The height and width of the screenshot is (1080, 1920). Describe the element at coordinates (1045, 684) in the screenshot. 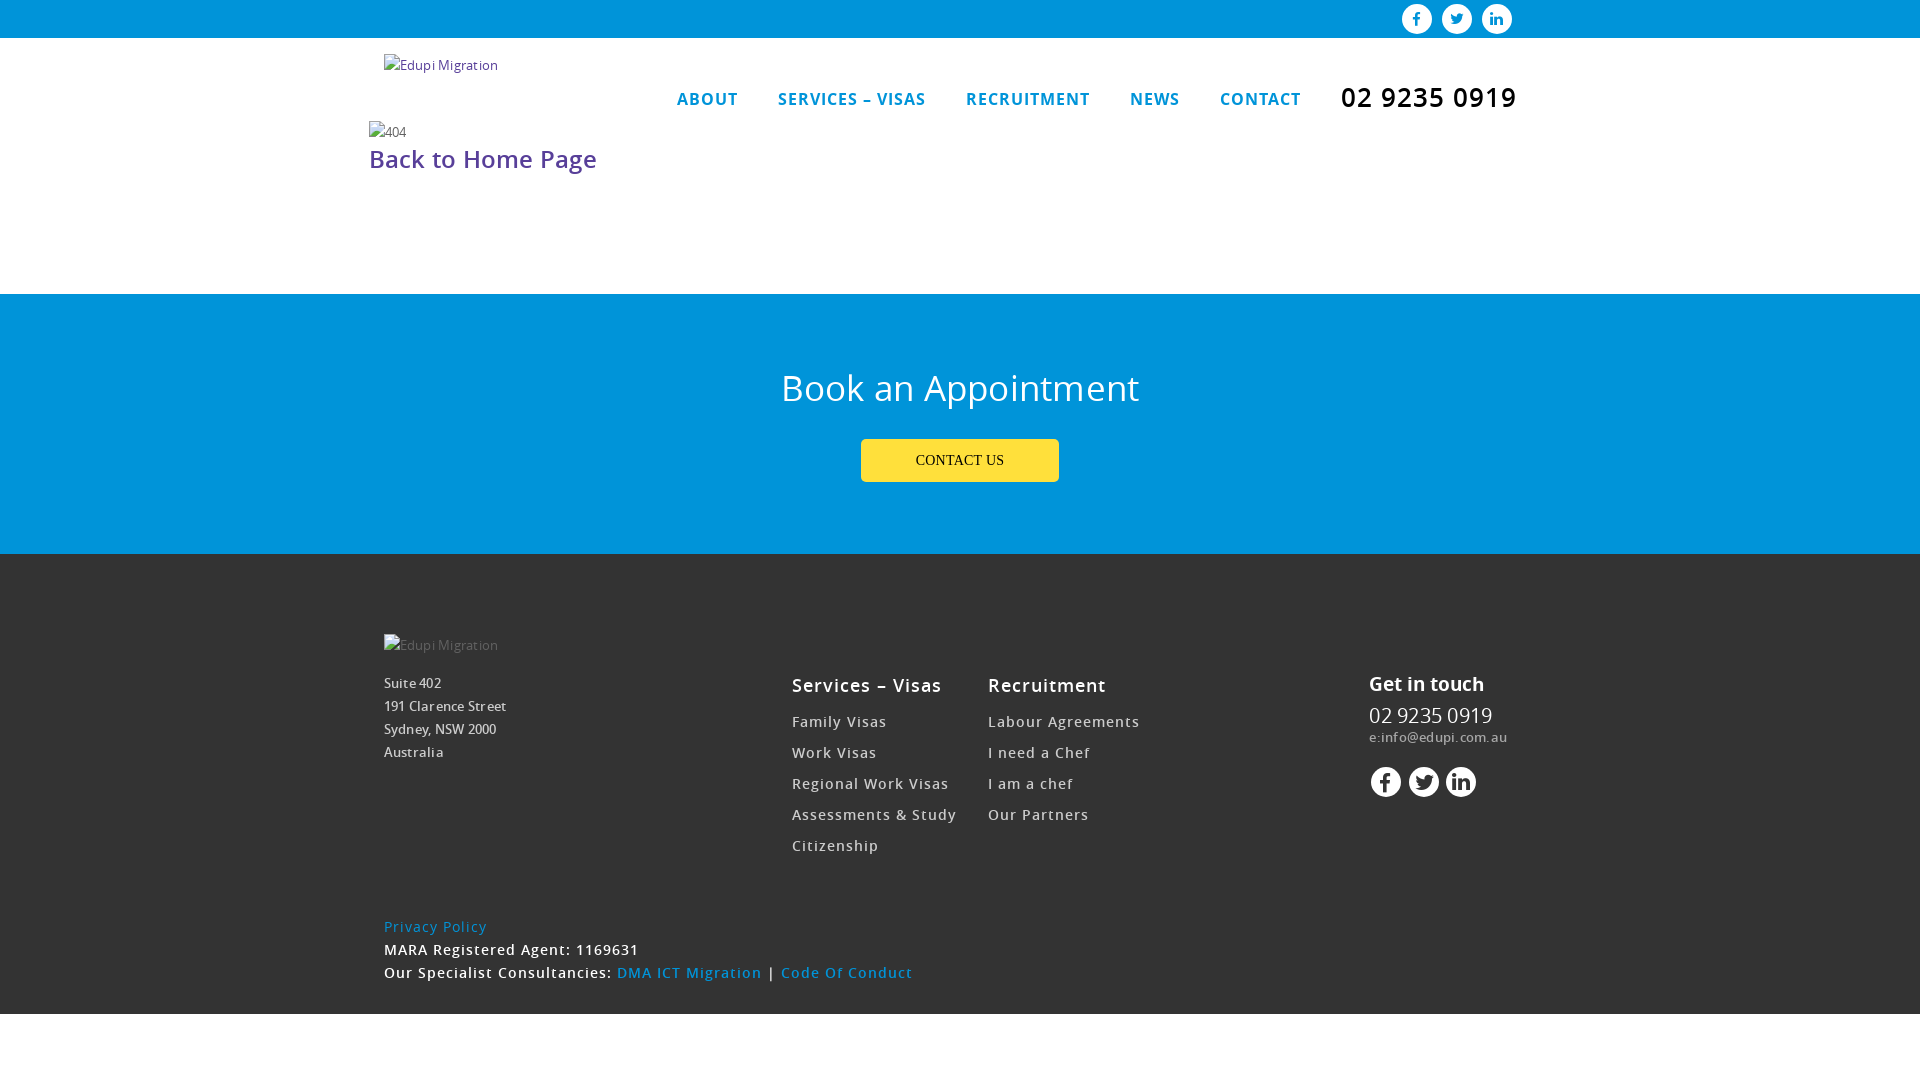

I see `'Recruitment'` at that location.